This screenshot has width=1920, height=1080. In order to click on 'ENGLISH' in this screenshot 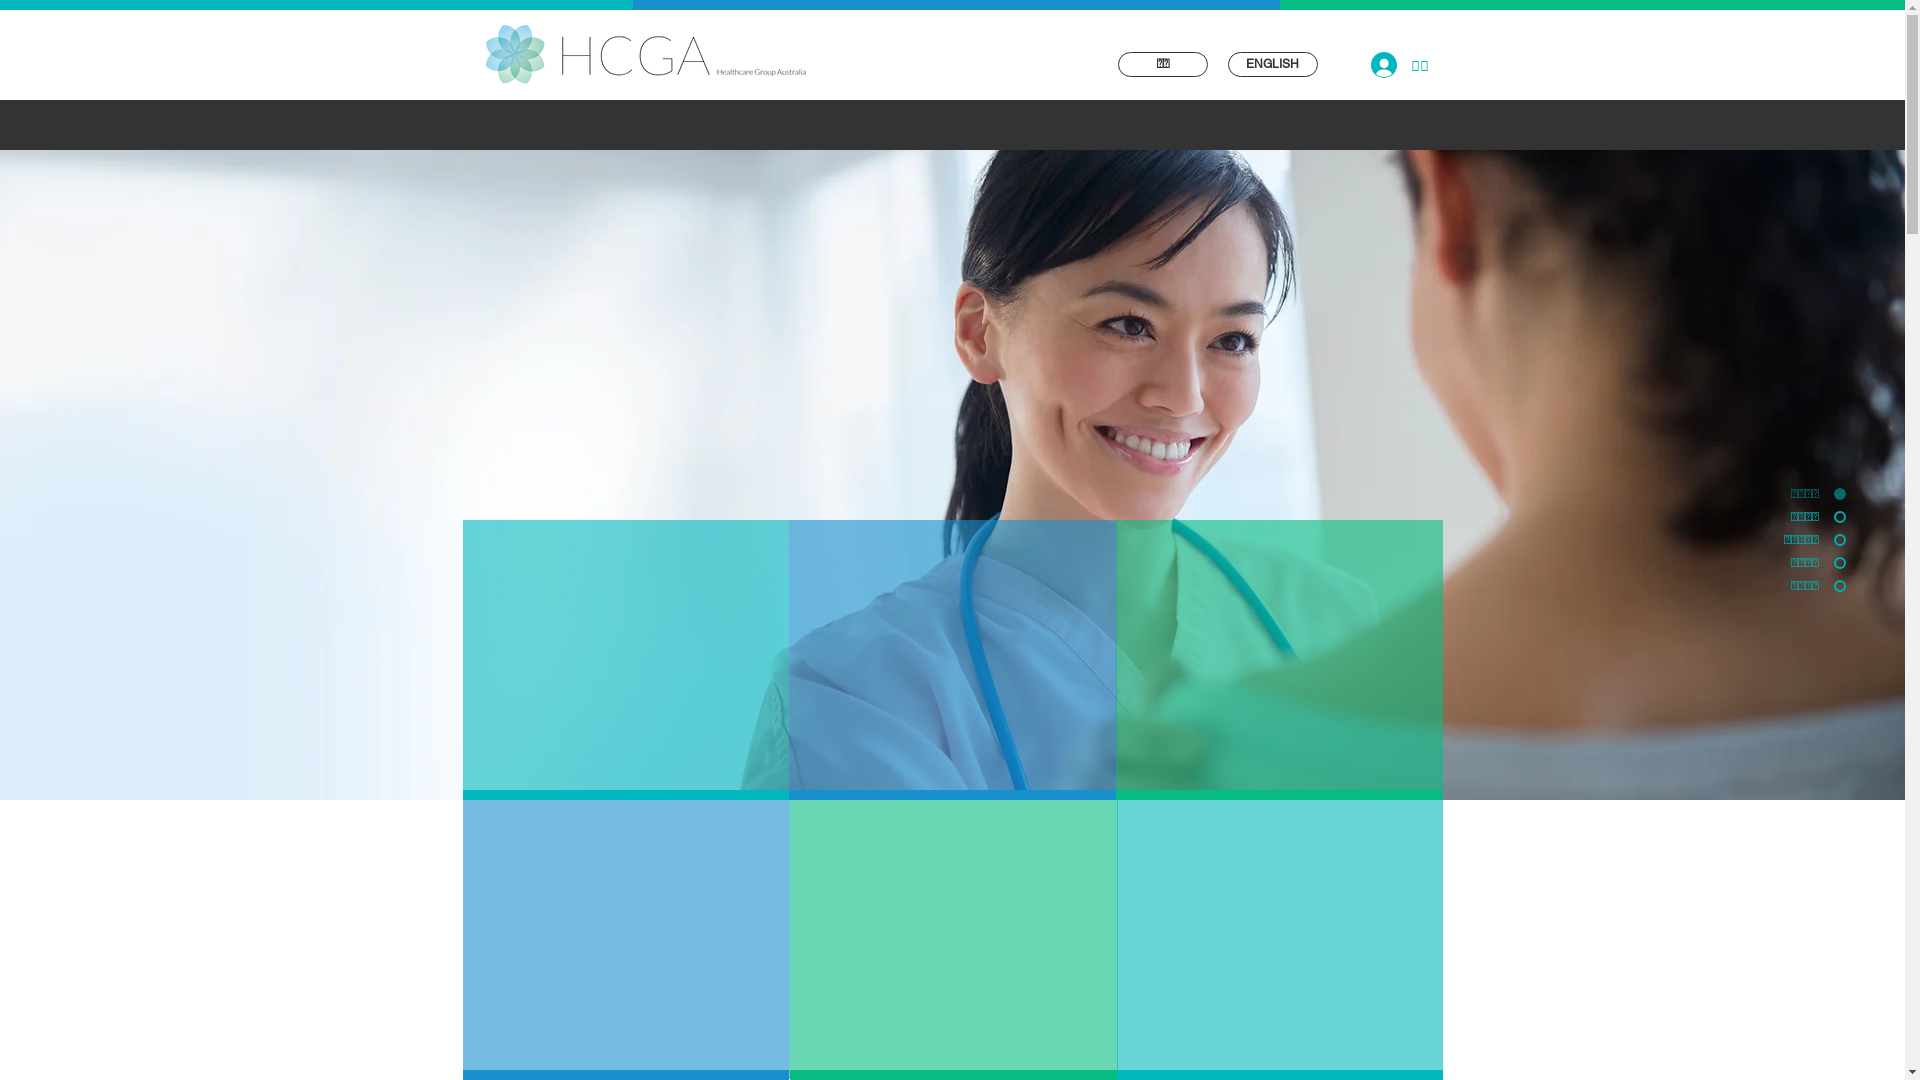, I will do `click(1271, 63)`.